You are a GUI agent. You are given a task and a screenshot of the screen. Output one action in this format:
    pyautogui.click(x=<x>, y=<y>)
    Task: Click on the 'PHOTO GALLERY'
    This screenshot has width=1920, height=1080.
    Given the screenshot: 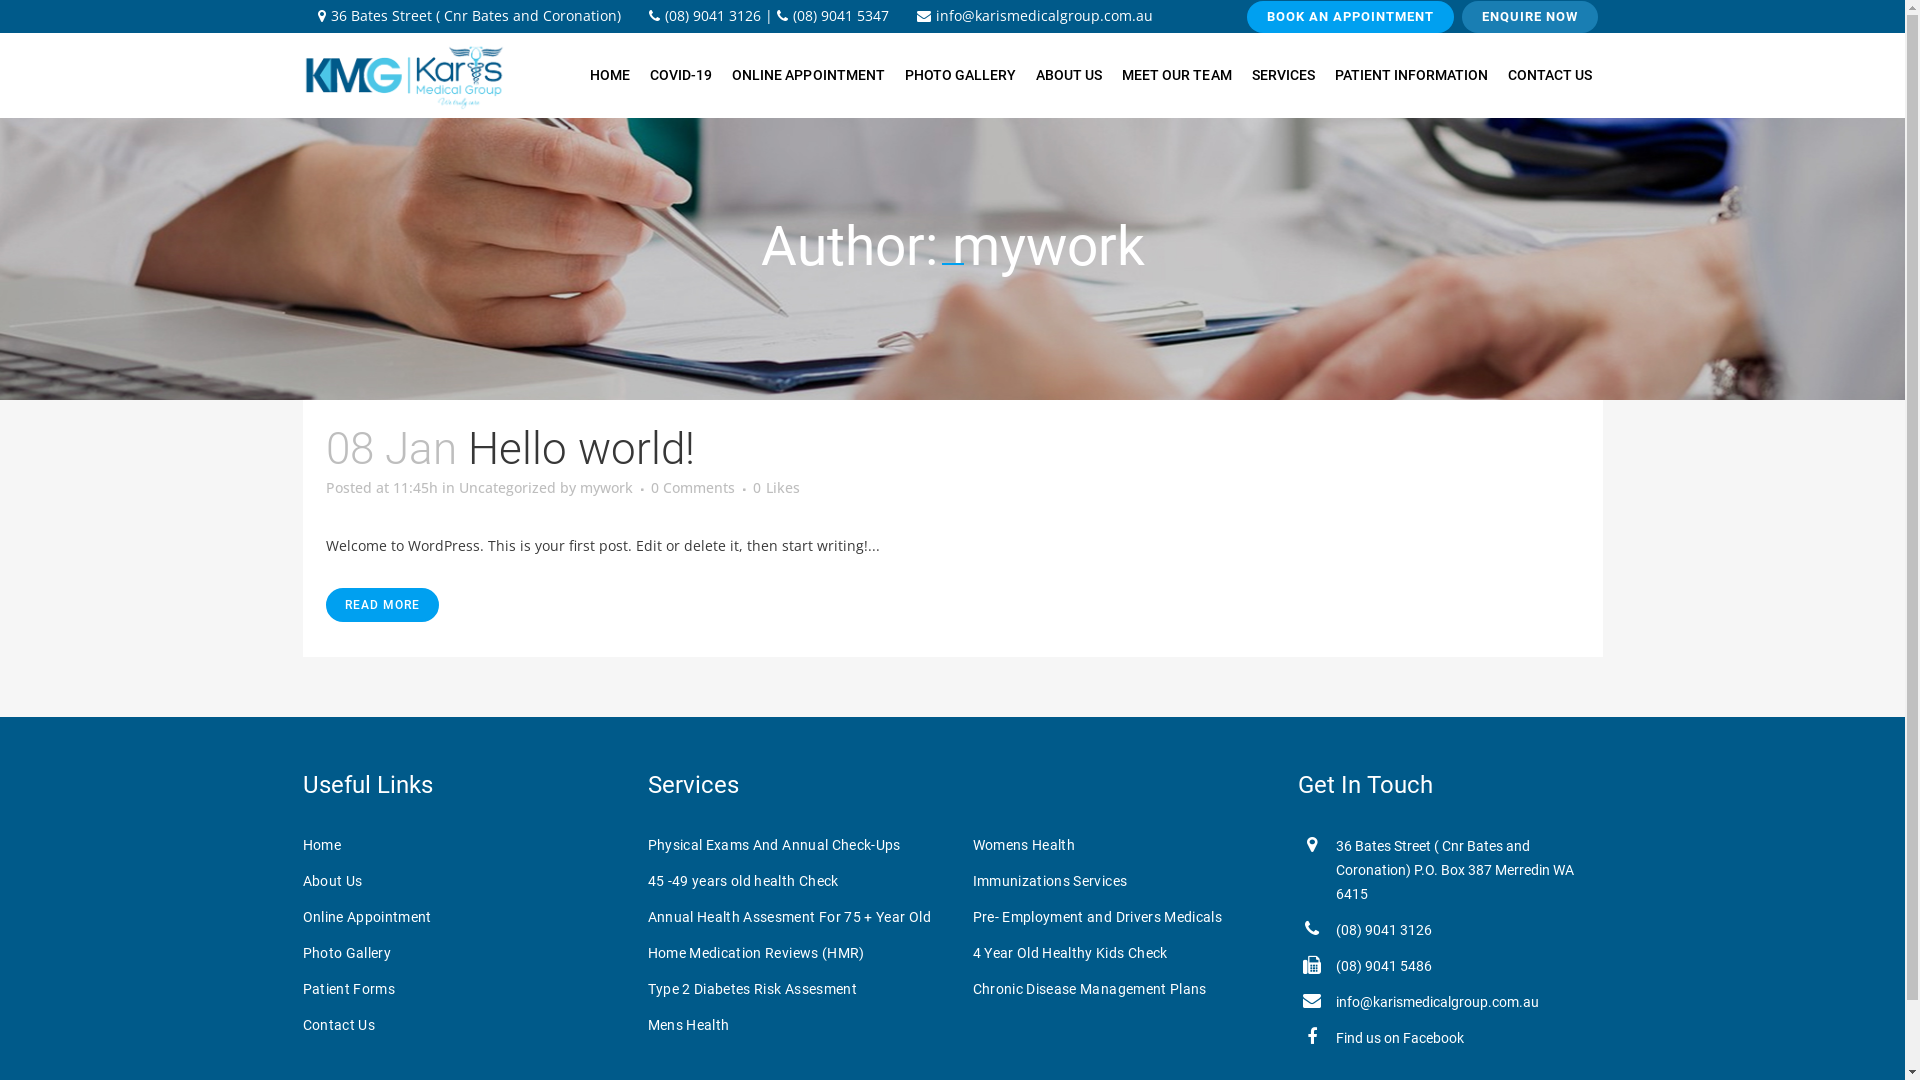 What is the action you would take?
    pyautogui.click(x=960, y=74)
    